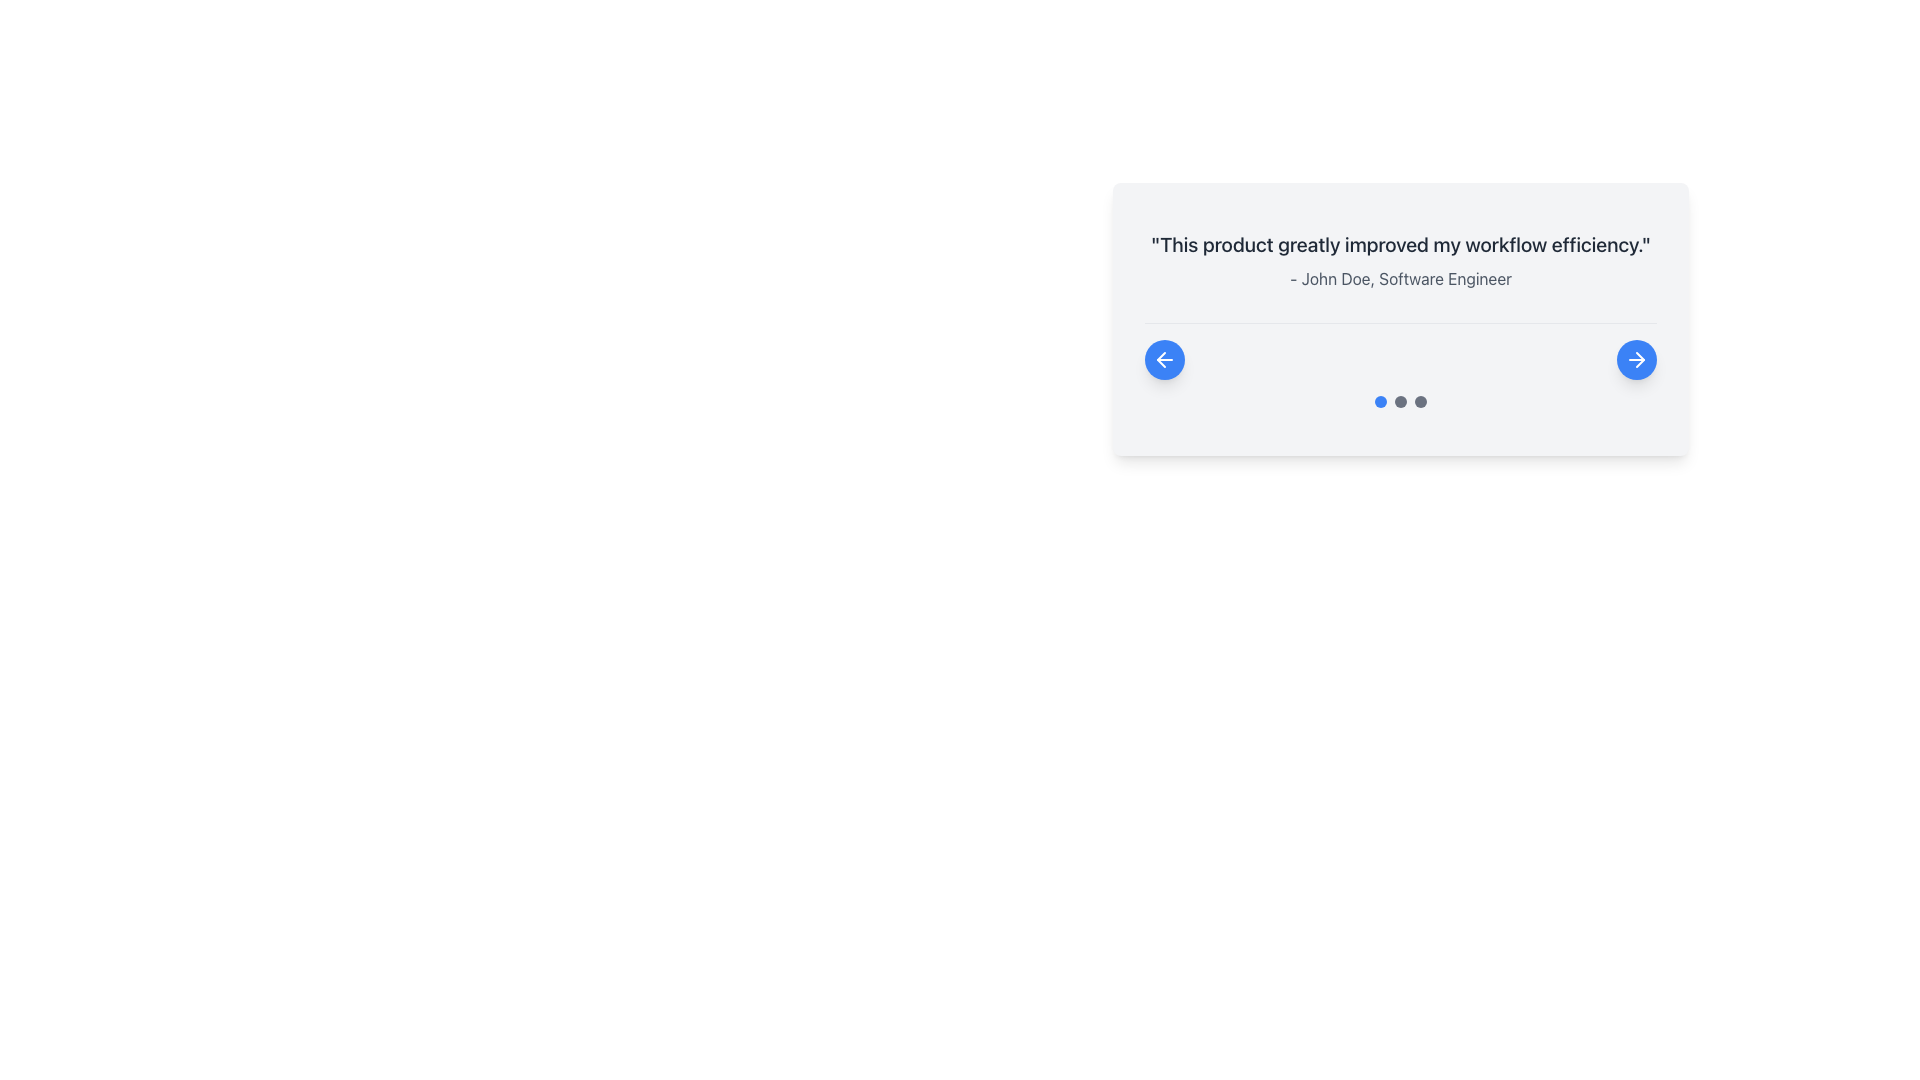 The image size is (1920, 1080). What do you see at coordinates (1400, 401) in the screenshot?
I see `the second circular navigation indicator located centrally below the testimonial section` at bounding box center [1400, 401].